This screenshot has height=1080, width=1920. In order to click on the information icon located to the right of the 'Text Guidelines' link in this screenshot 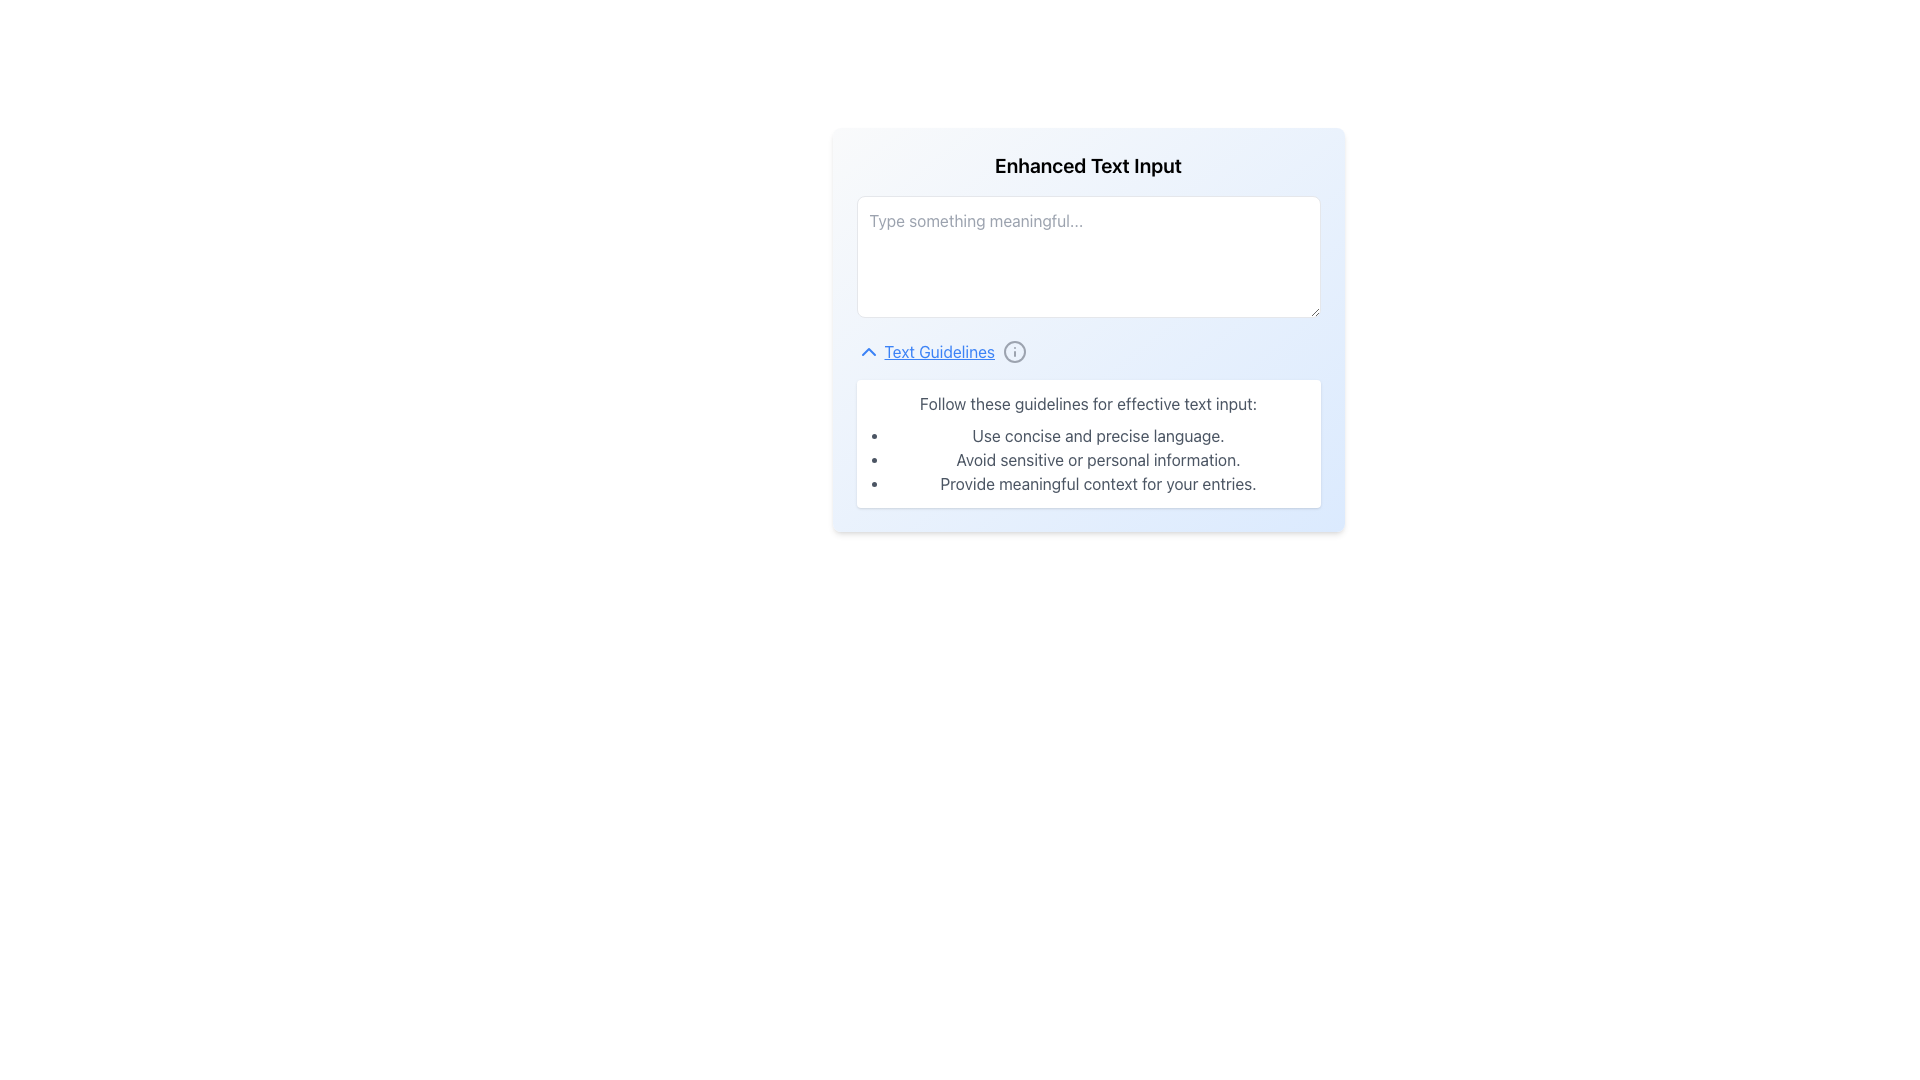, I will do `click(1013, 350)`.